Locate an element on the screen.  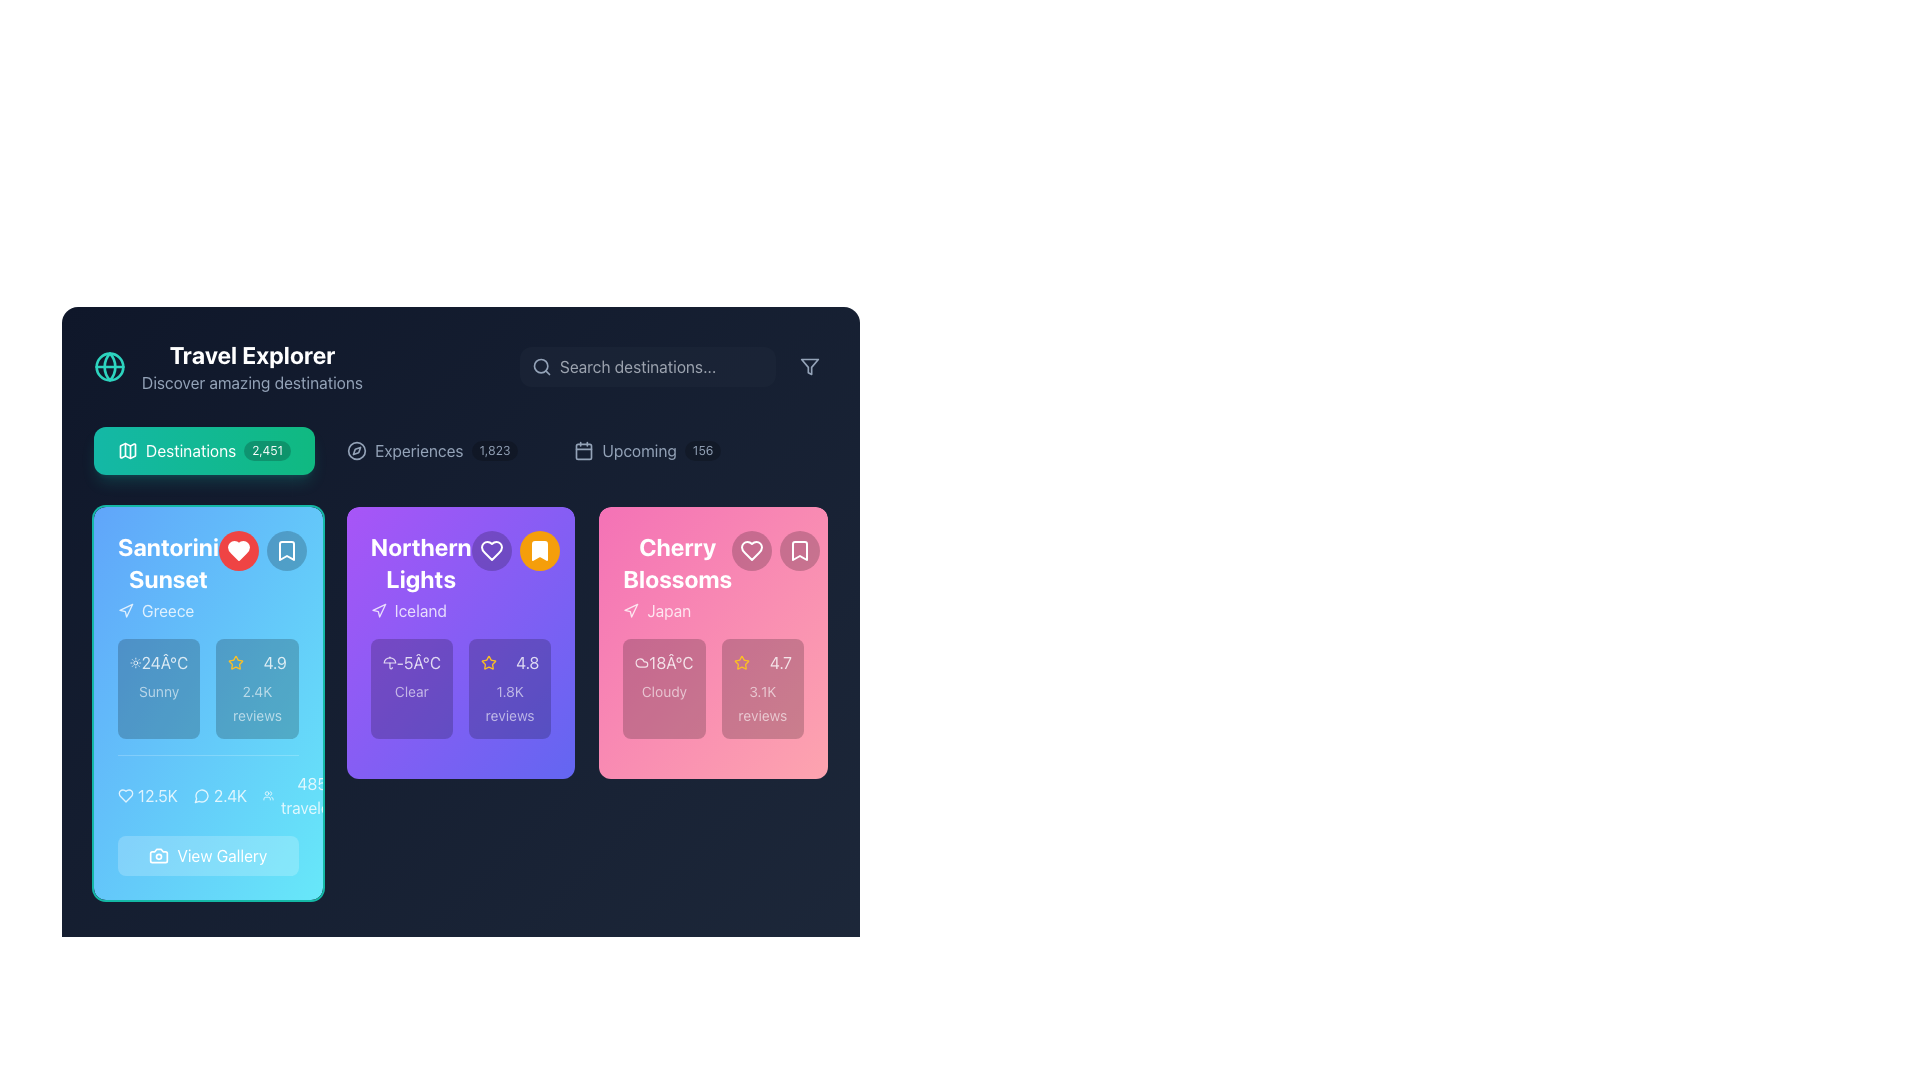
the visual style of the SVG Icon representing the 'Destinations' feature, positioned beside the text label 'Destinations' is located at coordinates (127, 451).